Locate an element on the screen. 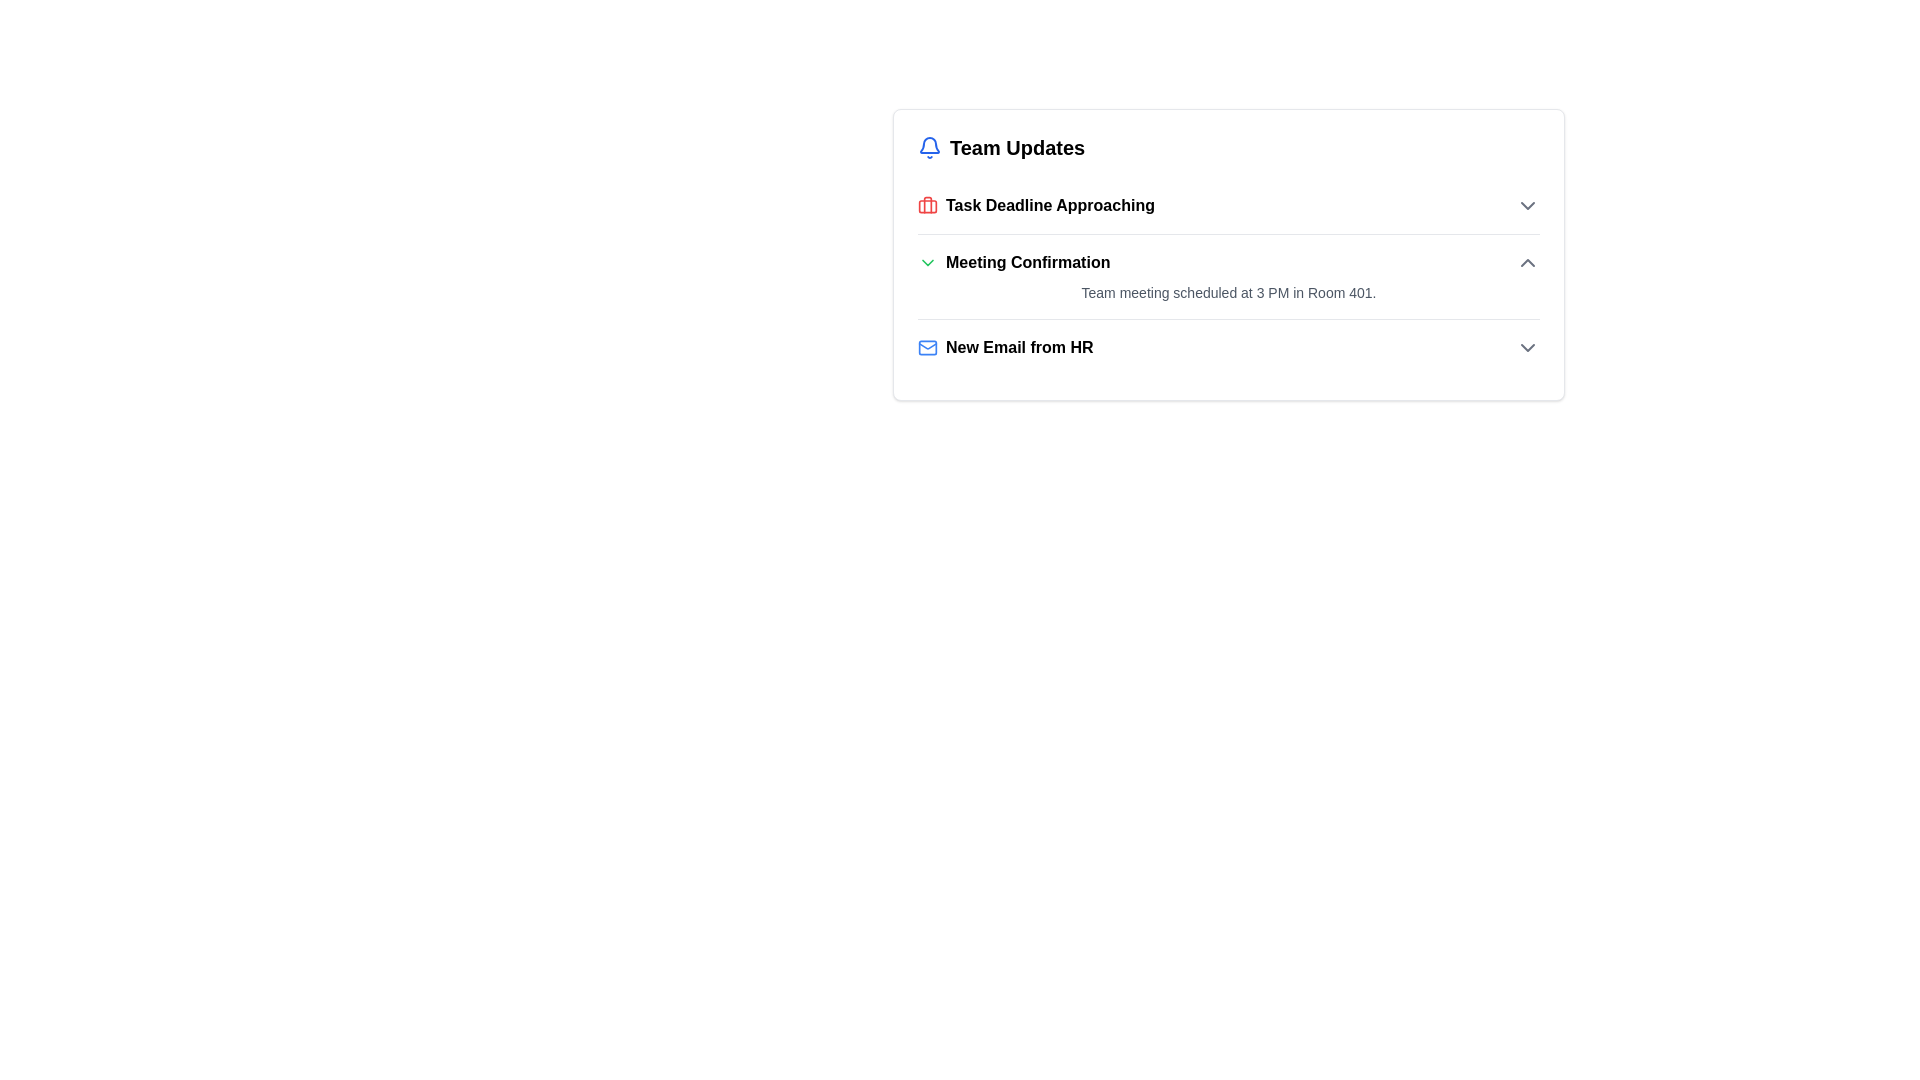  the larger rectangular part of the envelope icon that represents new email notifications, located near the 'New Email from HR' text in the 'Team Updates' section is located at coordinates (926, 346).